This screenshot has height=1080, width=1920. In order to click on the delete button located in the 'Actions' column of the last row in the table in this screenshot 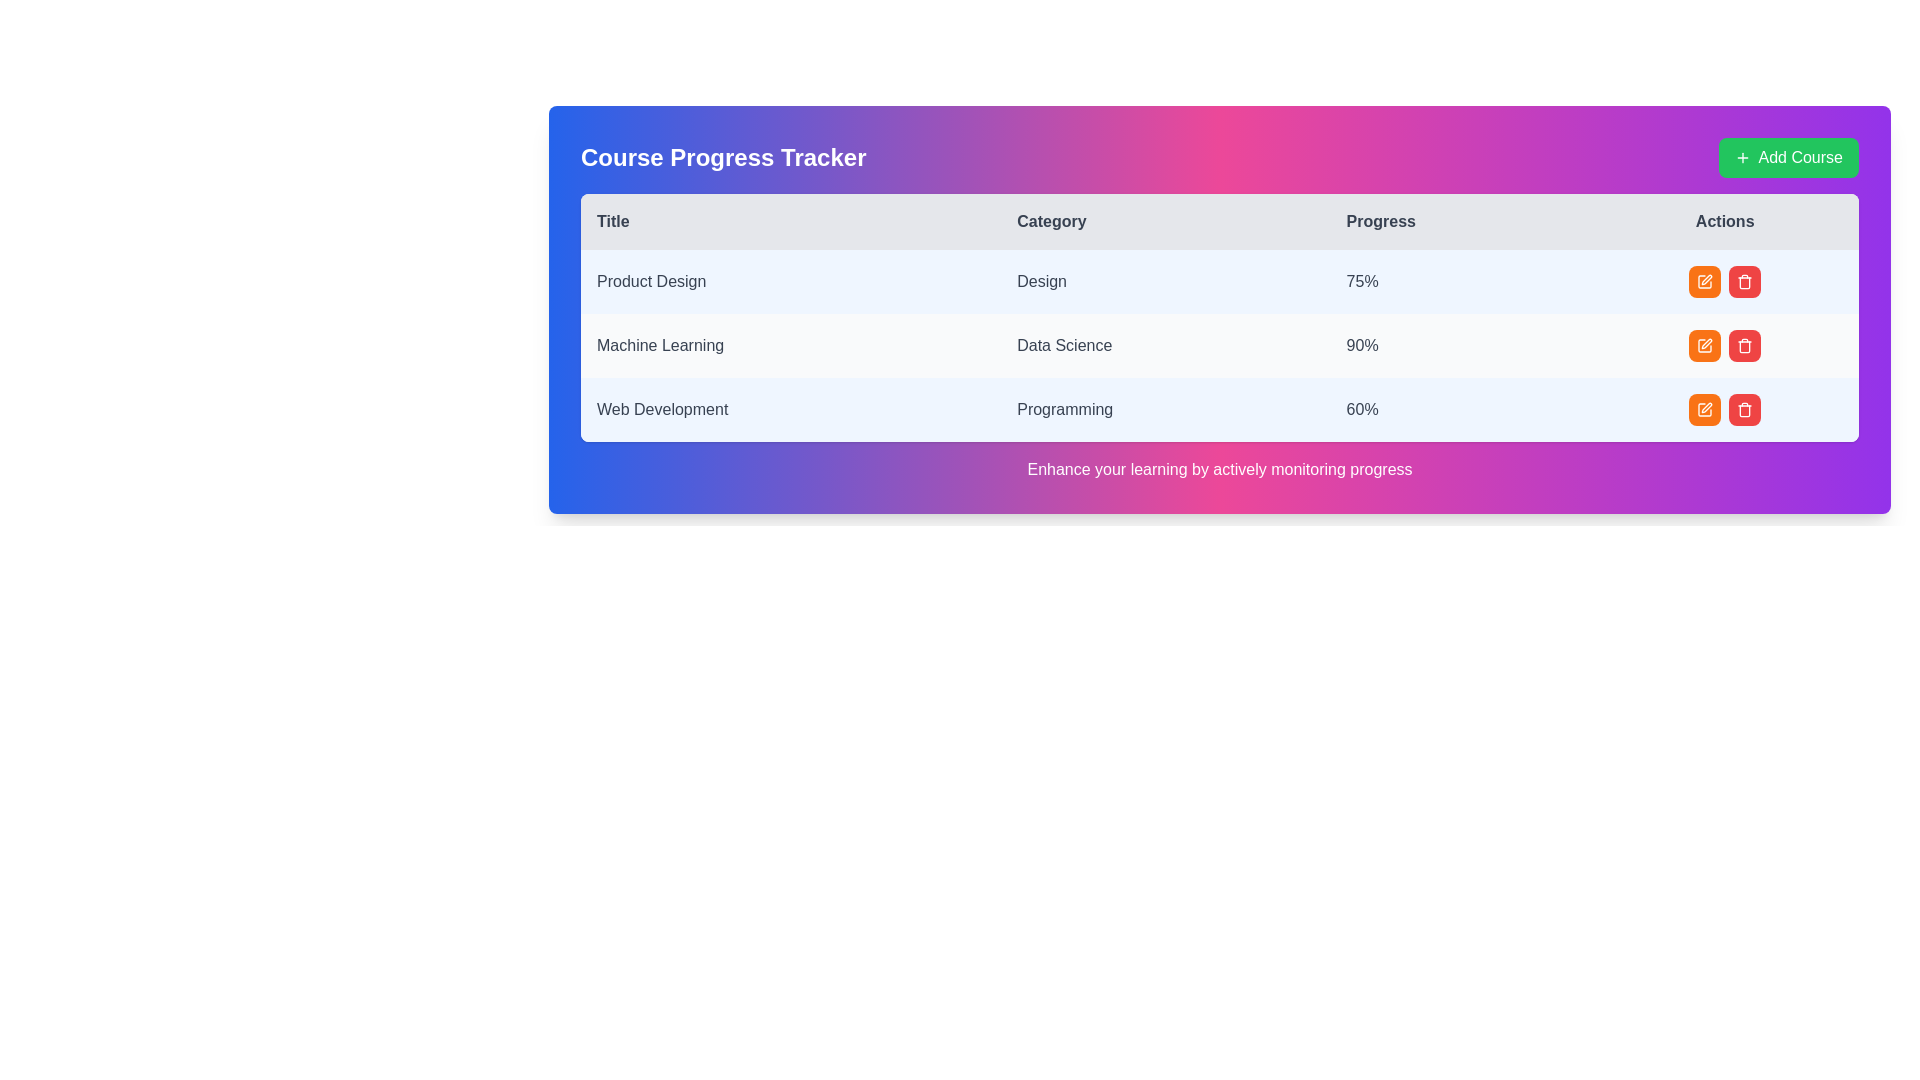, I will do `click(1744, 408)`.